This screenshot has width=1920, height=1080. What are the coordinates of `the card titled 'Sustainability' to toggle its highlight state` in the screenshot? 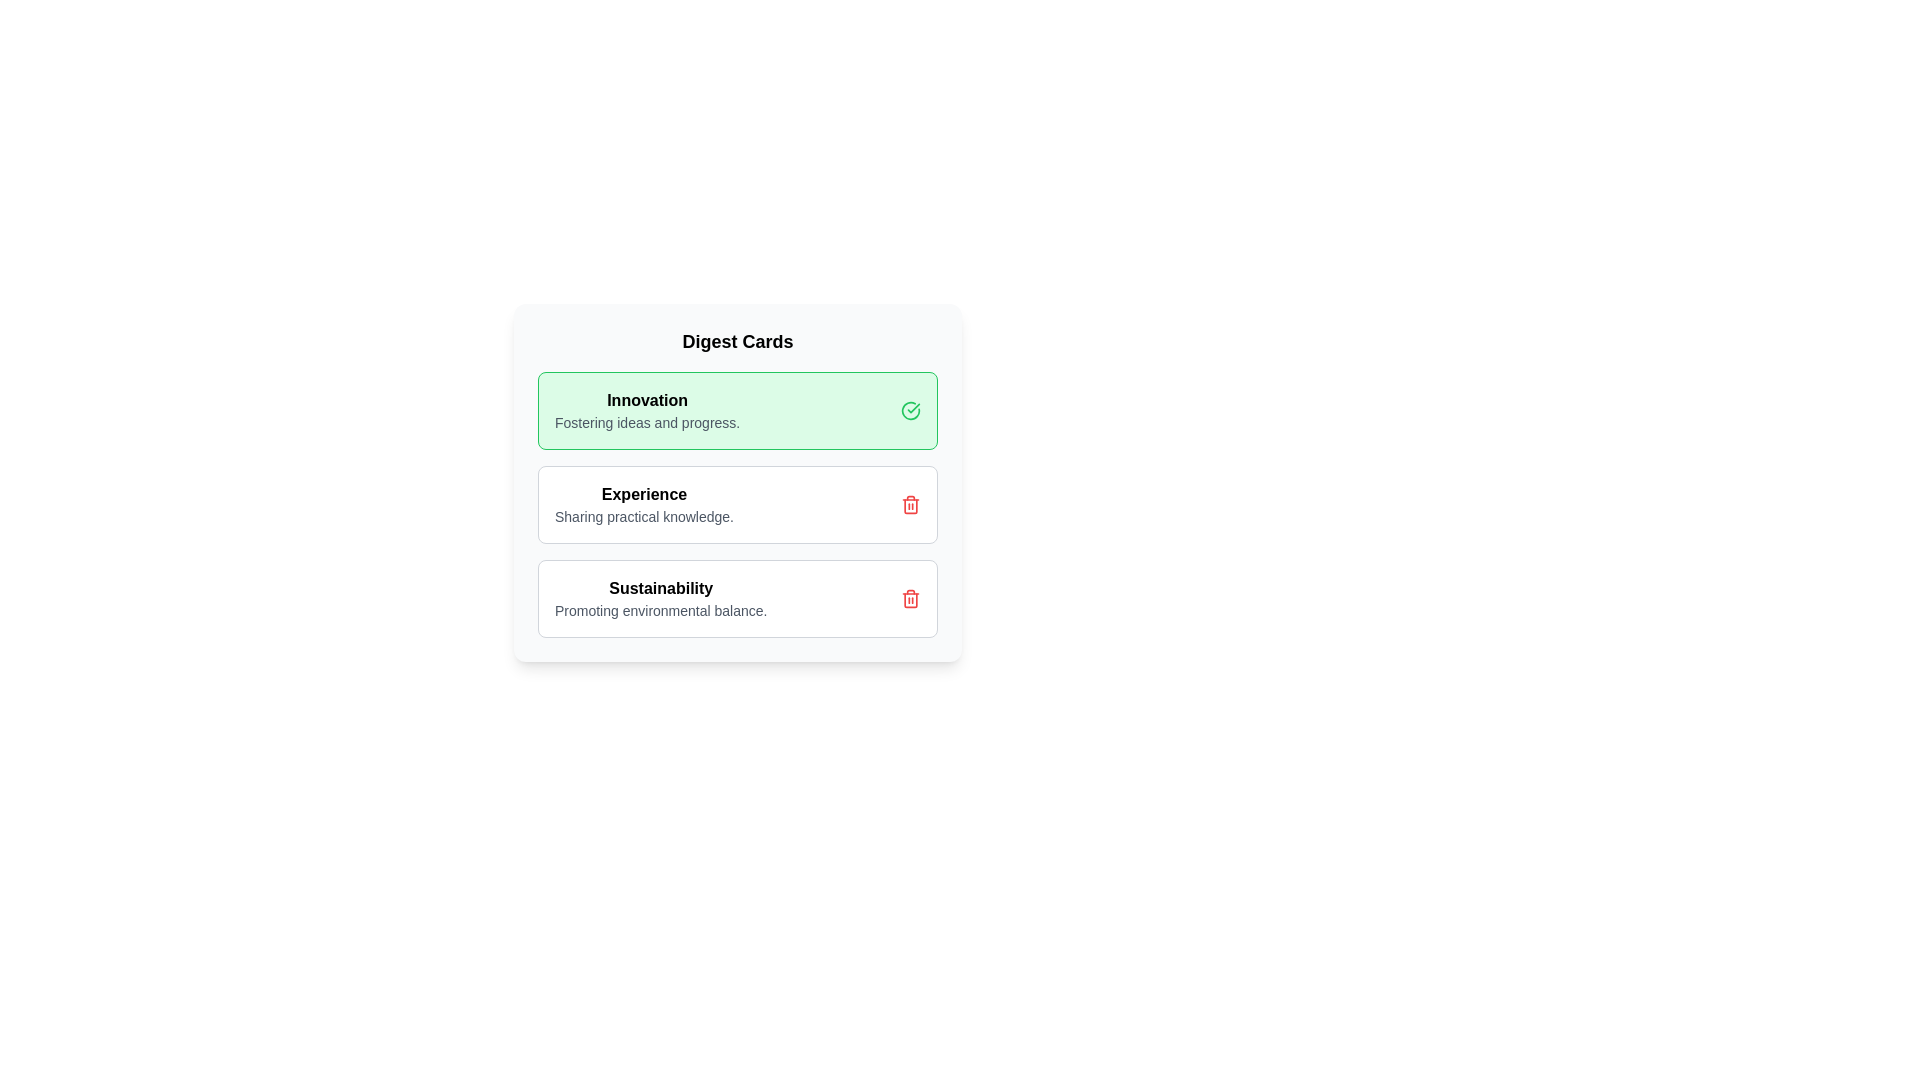 It's located at (737, 597).